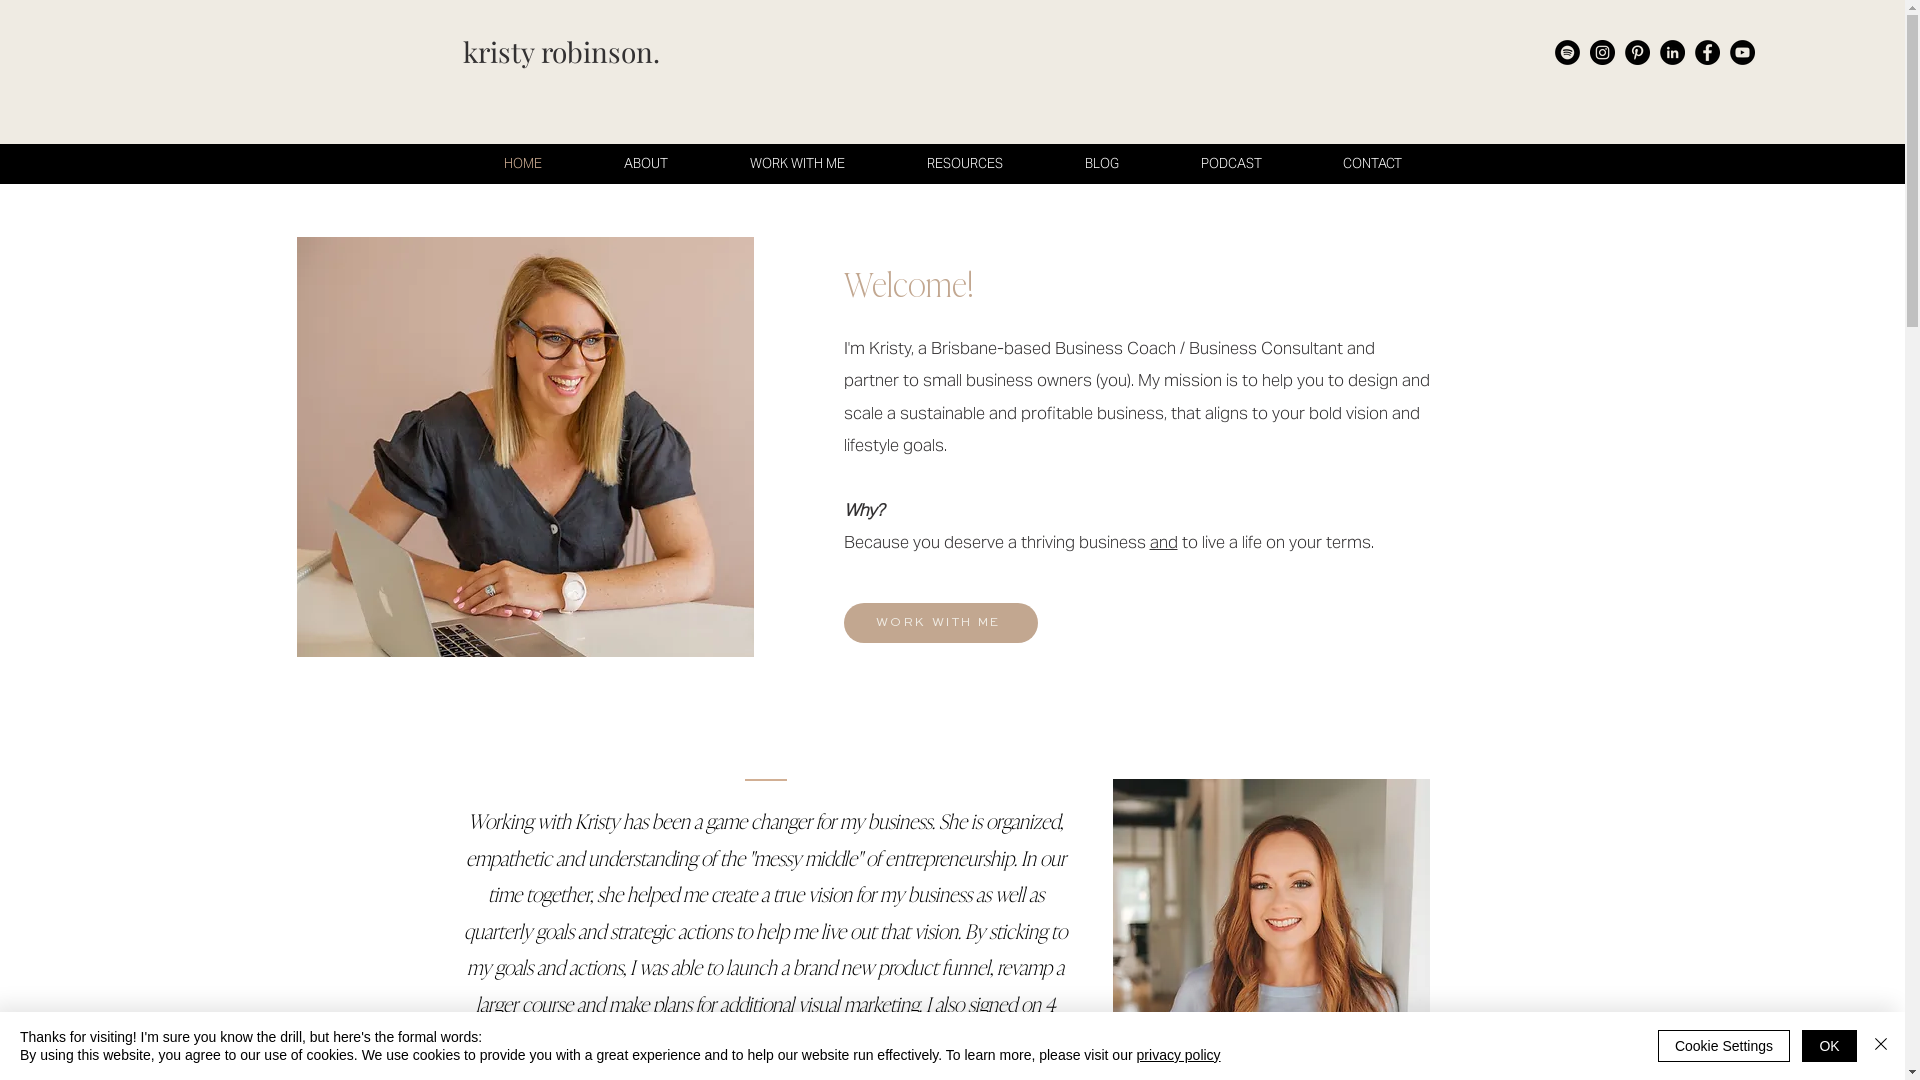  What do you see at coordinates (1829, 1044) in the screenshot?
I see `'OK'` at bounding box center [1829, 1044].